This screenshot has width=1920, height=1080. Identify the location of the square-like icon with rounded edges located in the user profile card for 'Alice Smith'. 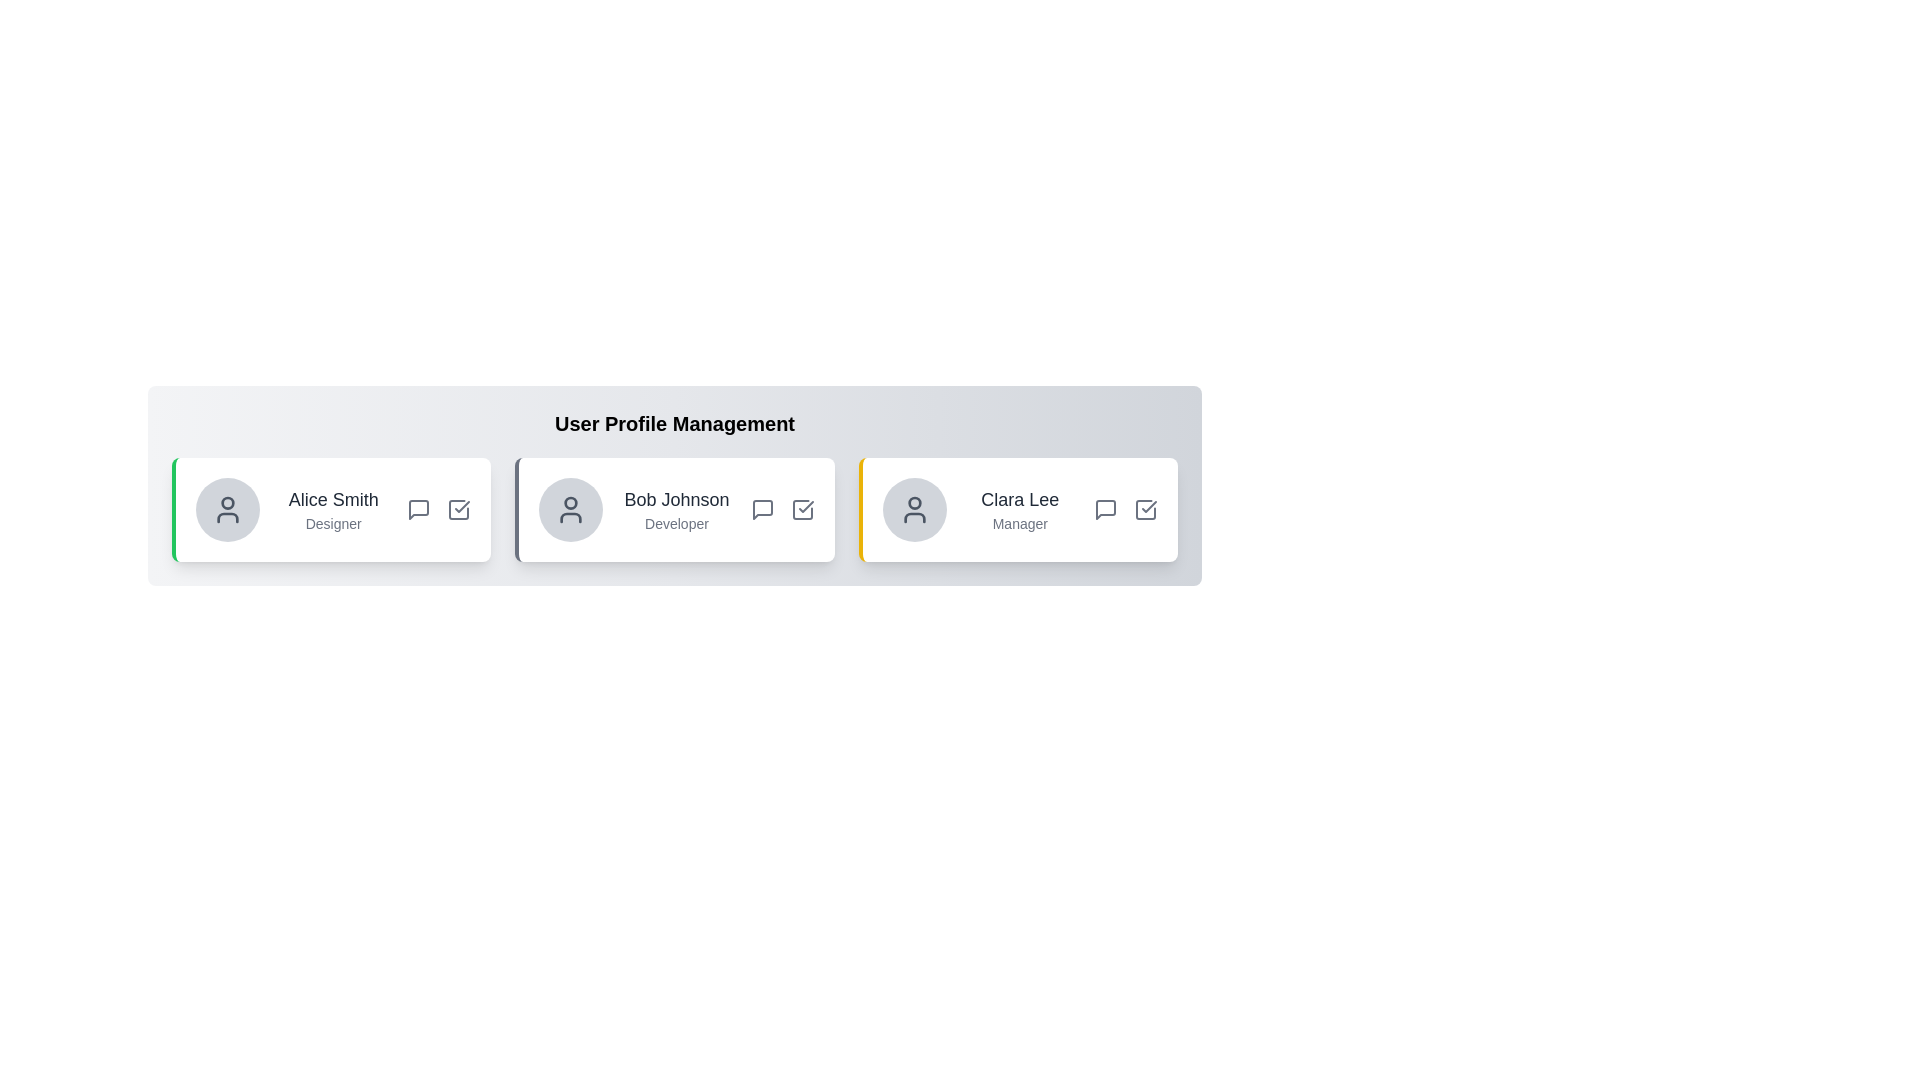
(458, 508).